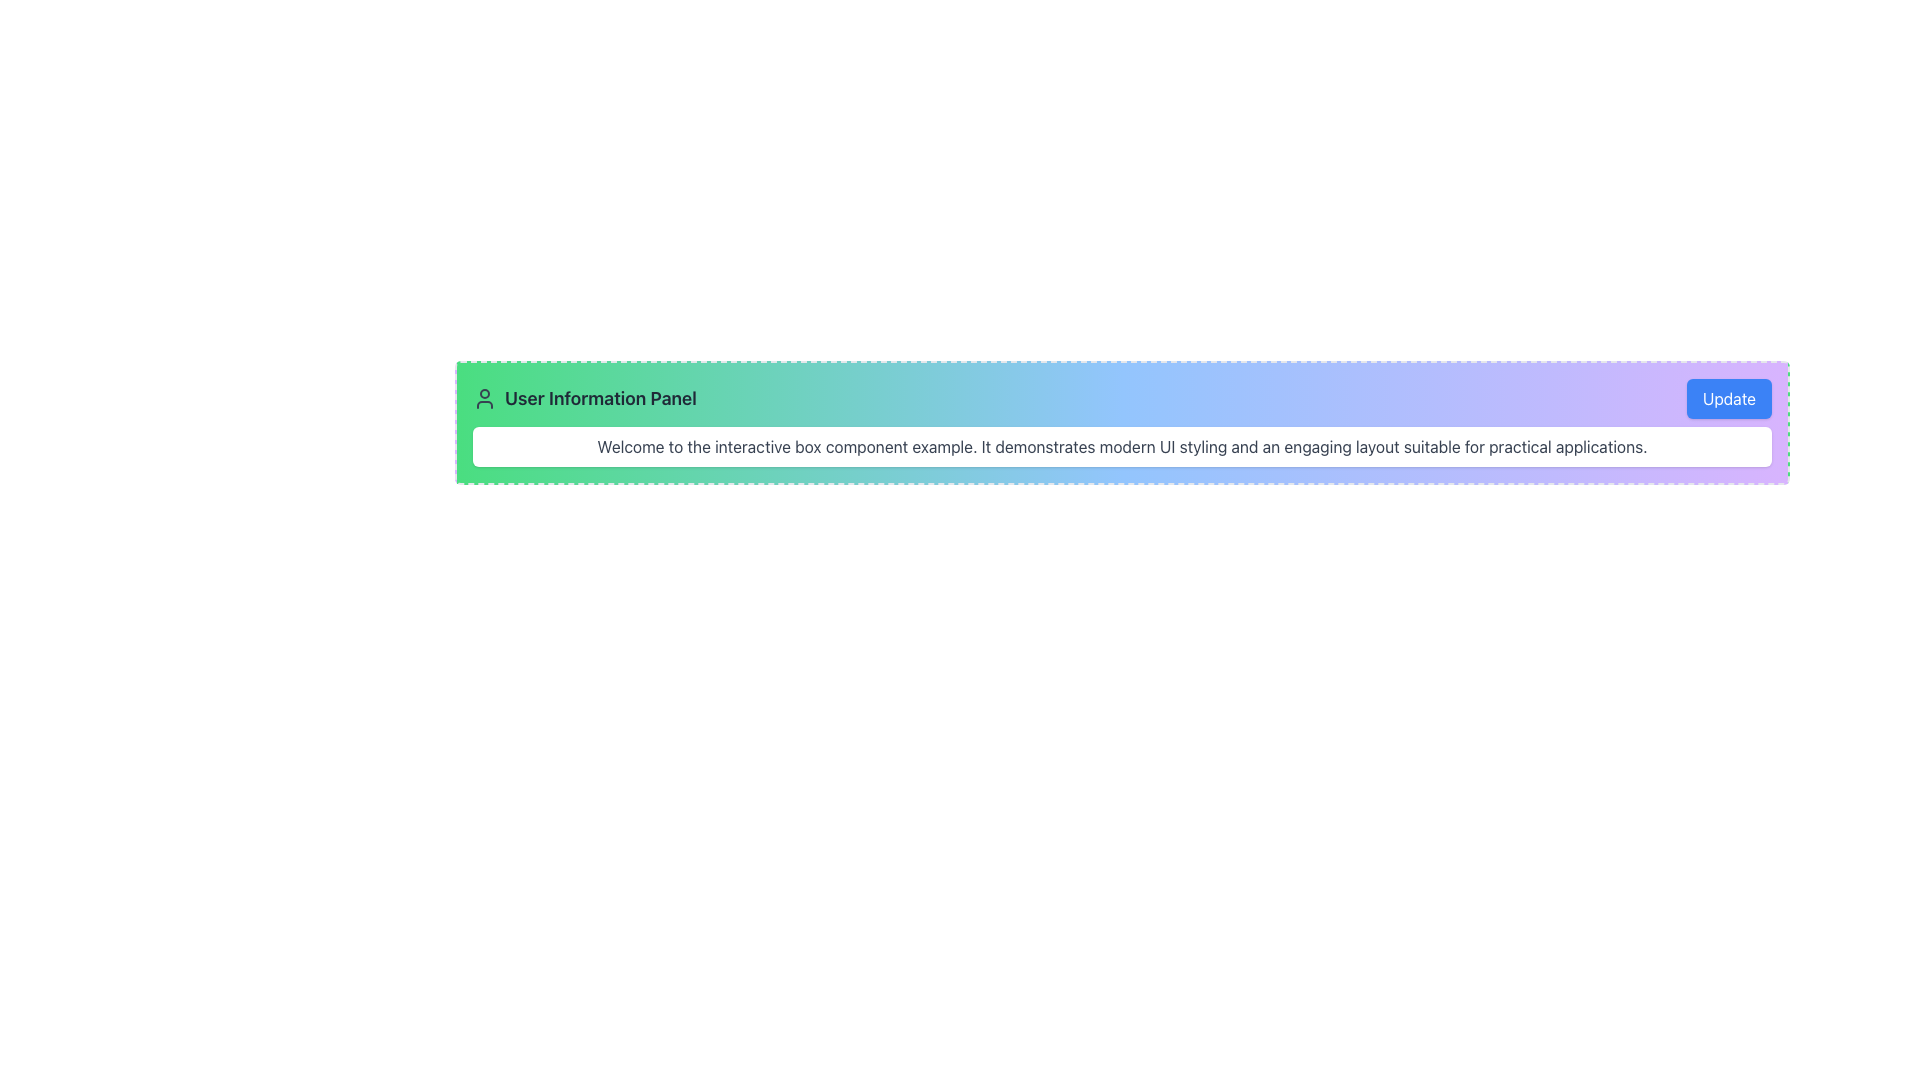 Image resolution: width=1920 pixels, height=1080 pixels. I want to click on informative text displayed in the Text Display Block located below the 'User Information Panel' header and the 'Update' button, so click(1122, 446).